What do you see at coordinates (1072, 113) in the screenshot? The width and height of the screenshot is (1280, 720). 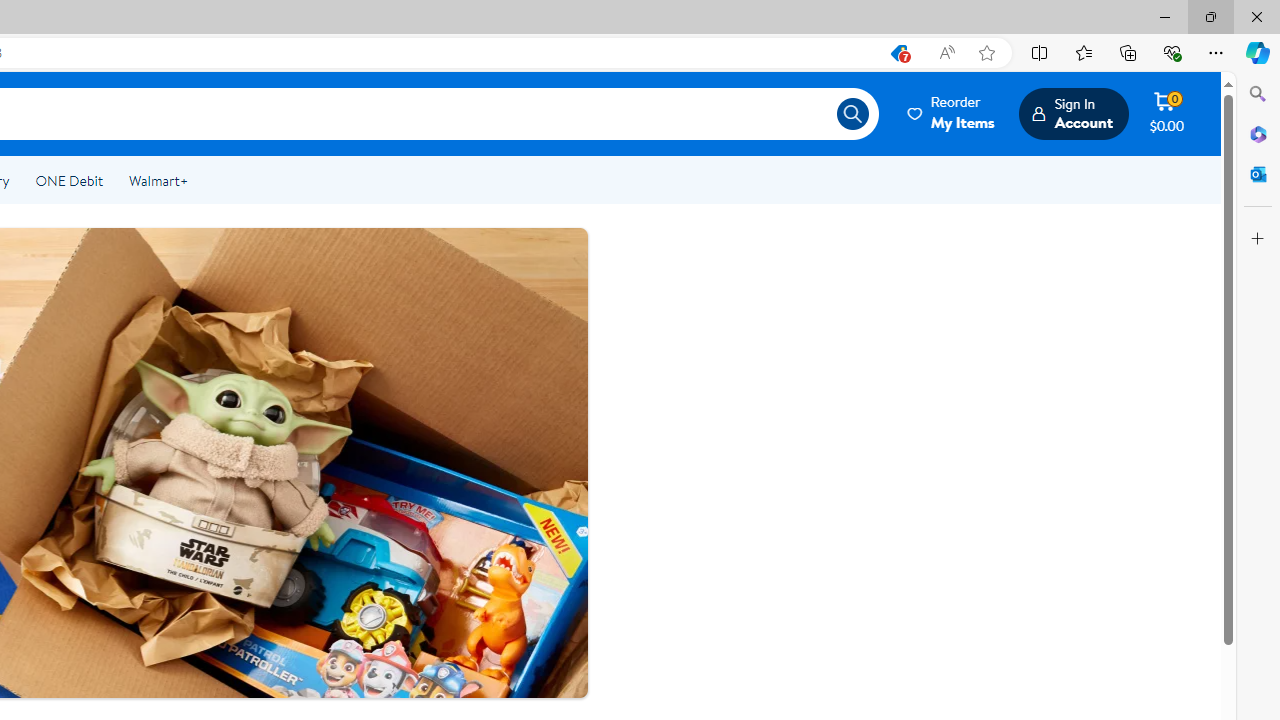 I see `'Sign In Account'` at bounding box center [1072, 113].